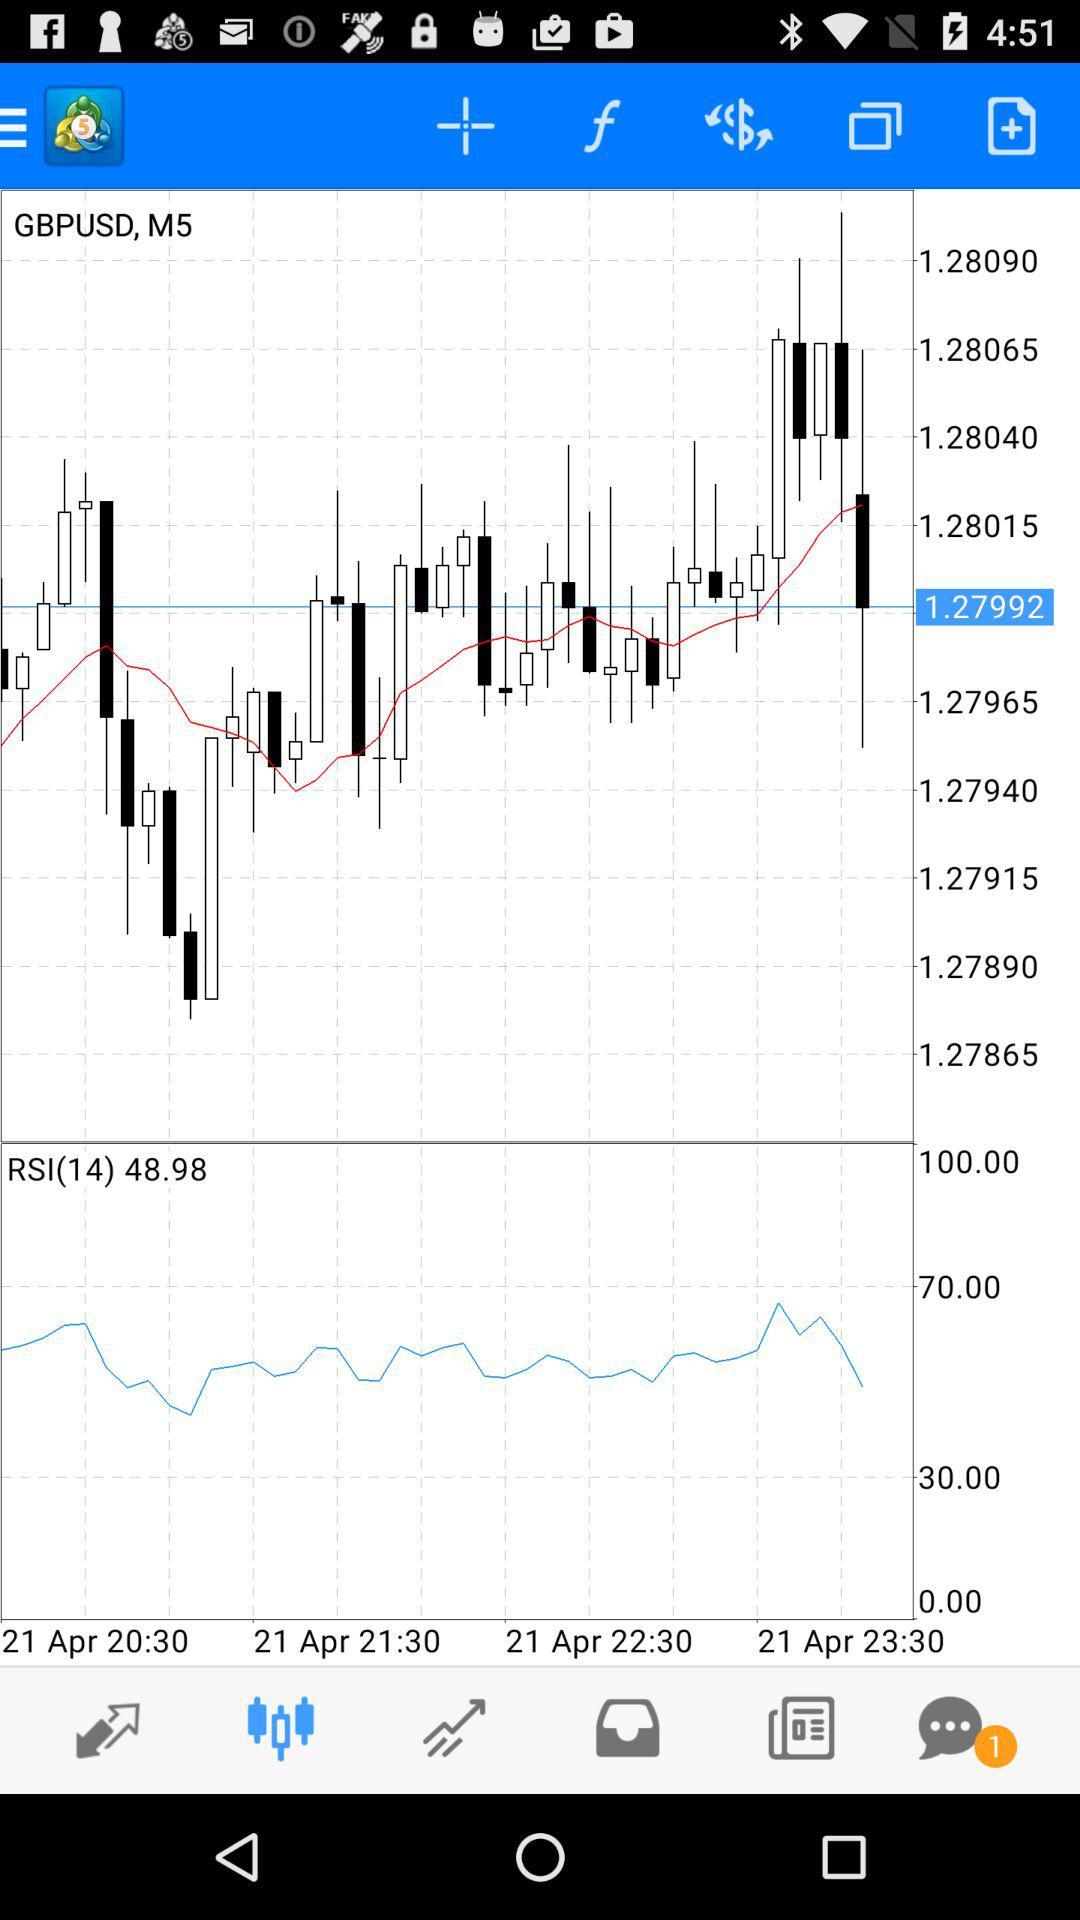 The height and width of the screenshot is (1920, 1080). What do you see at coordinates (454, 1727) in the screenshot?
I see `third icon from left side in the bottom row` at bounding box center [454, 1727].